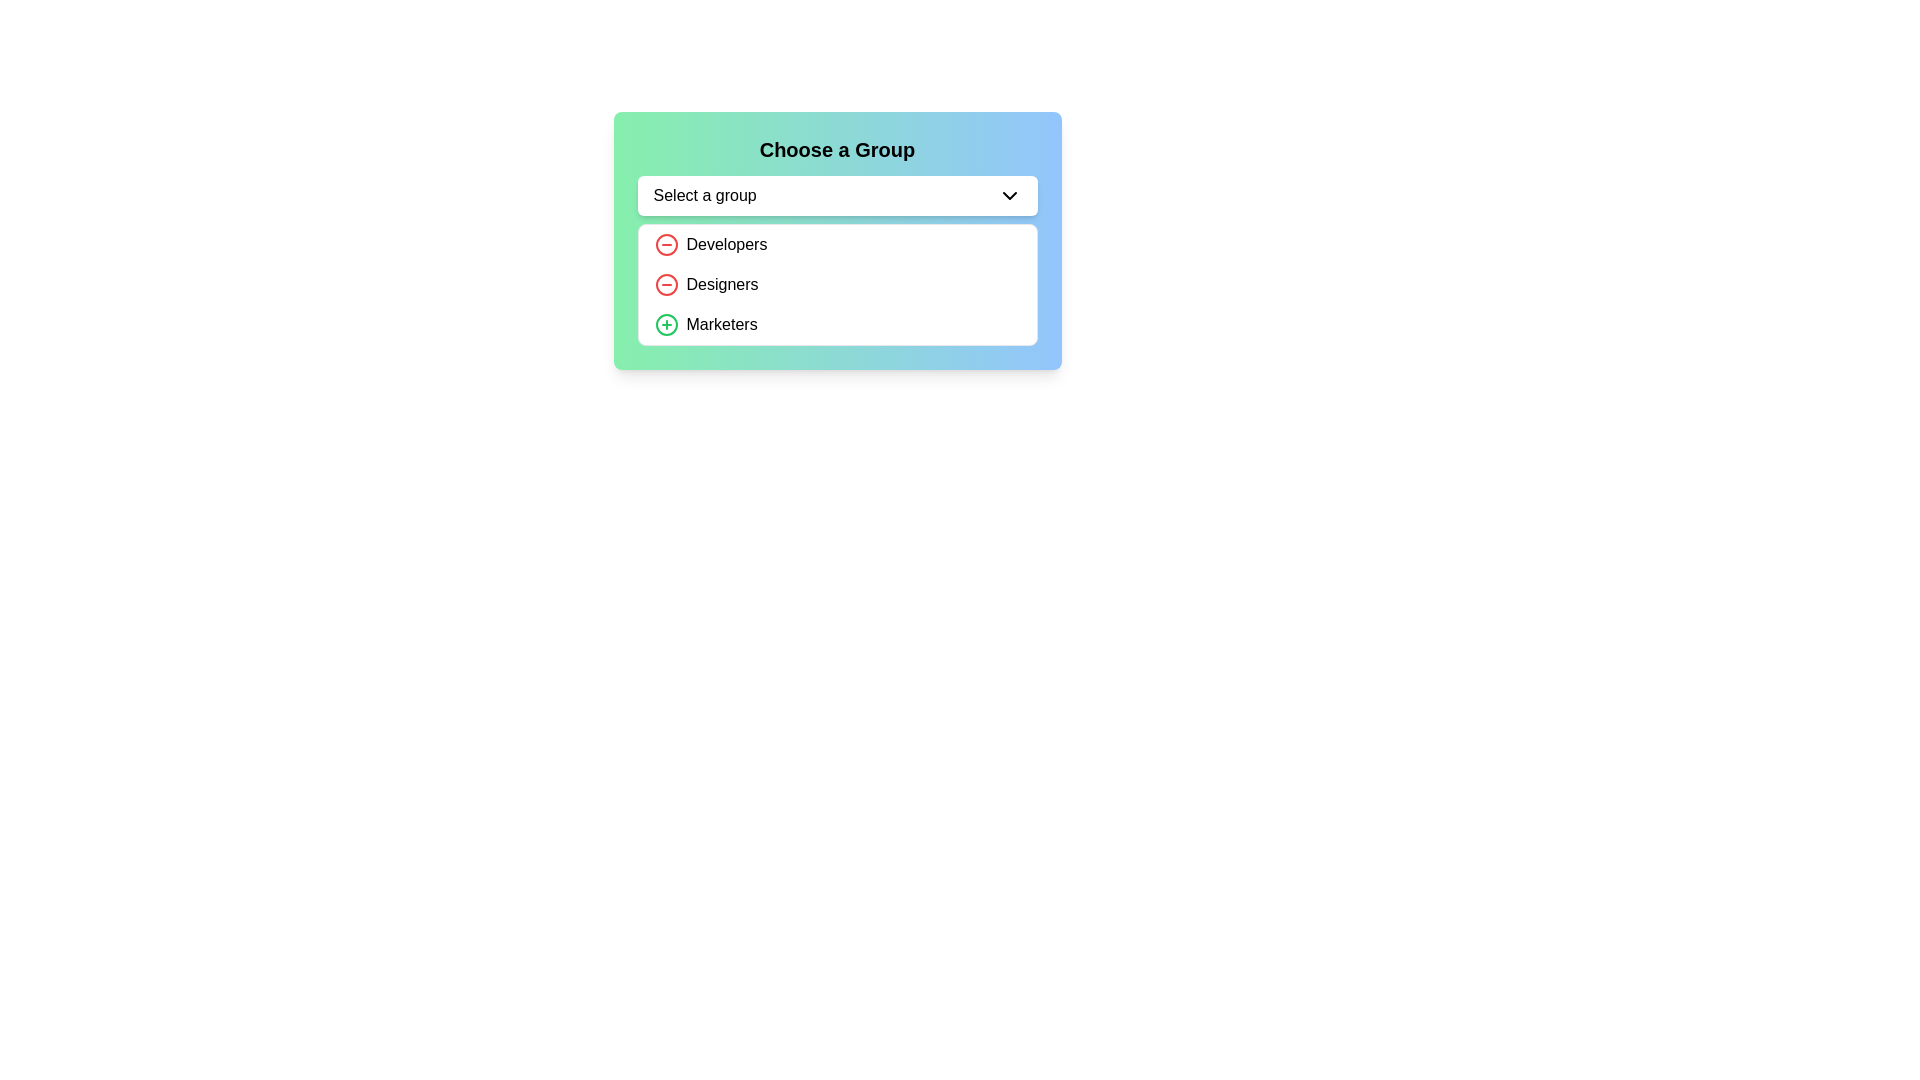 The image size is (1920, 1080). What do you see at coordinates (721, 285) in the screenshot?
I see `text label displaying 'Designers', which is bold and black, located below 'Developers' and above 'Marketers' in the vertical list of group names` at bounding box center [721, 285].